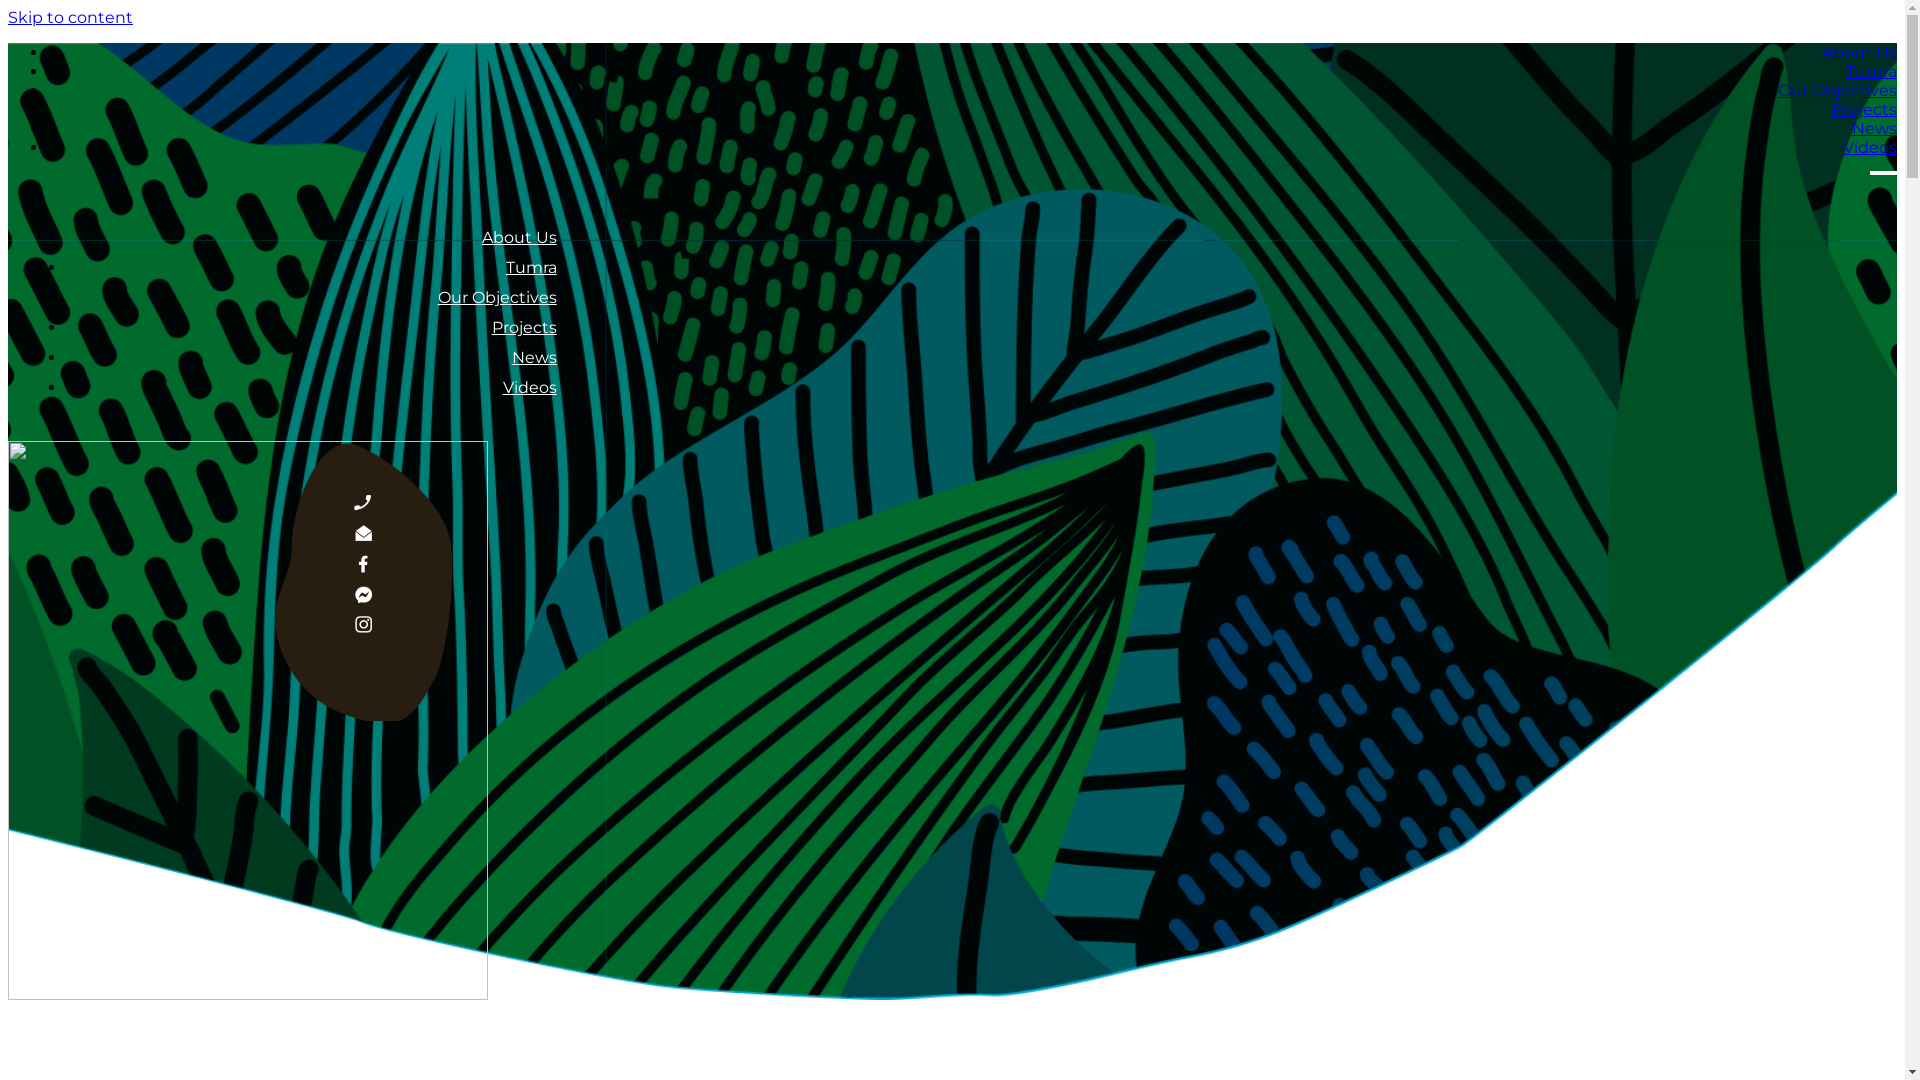 This screenshot has height=1080, width=1920. What do you see at coordinates (529, 381) in the screenshot?
I see `'Videos'` at bounding box center [529, 381].